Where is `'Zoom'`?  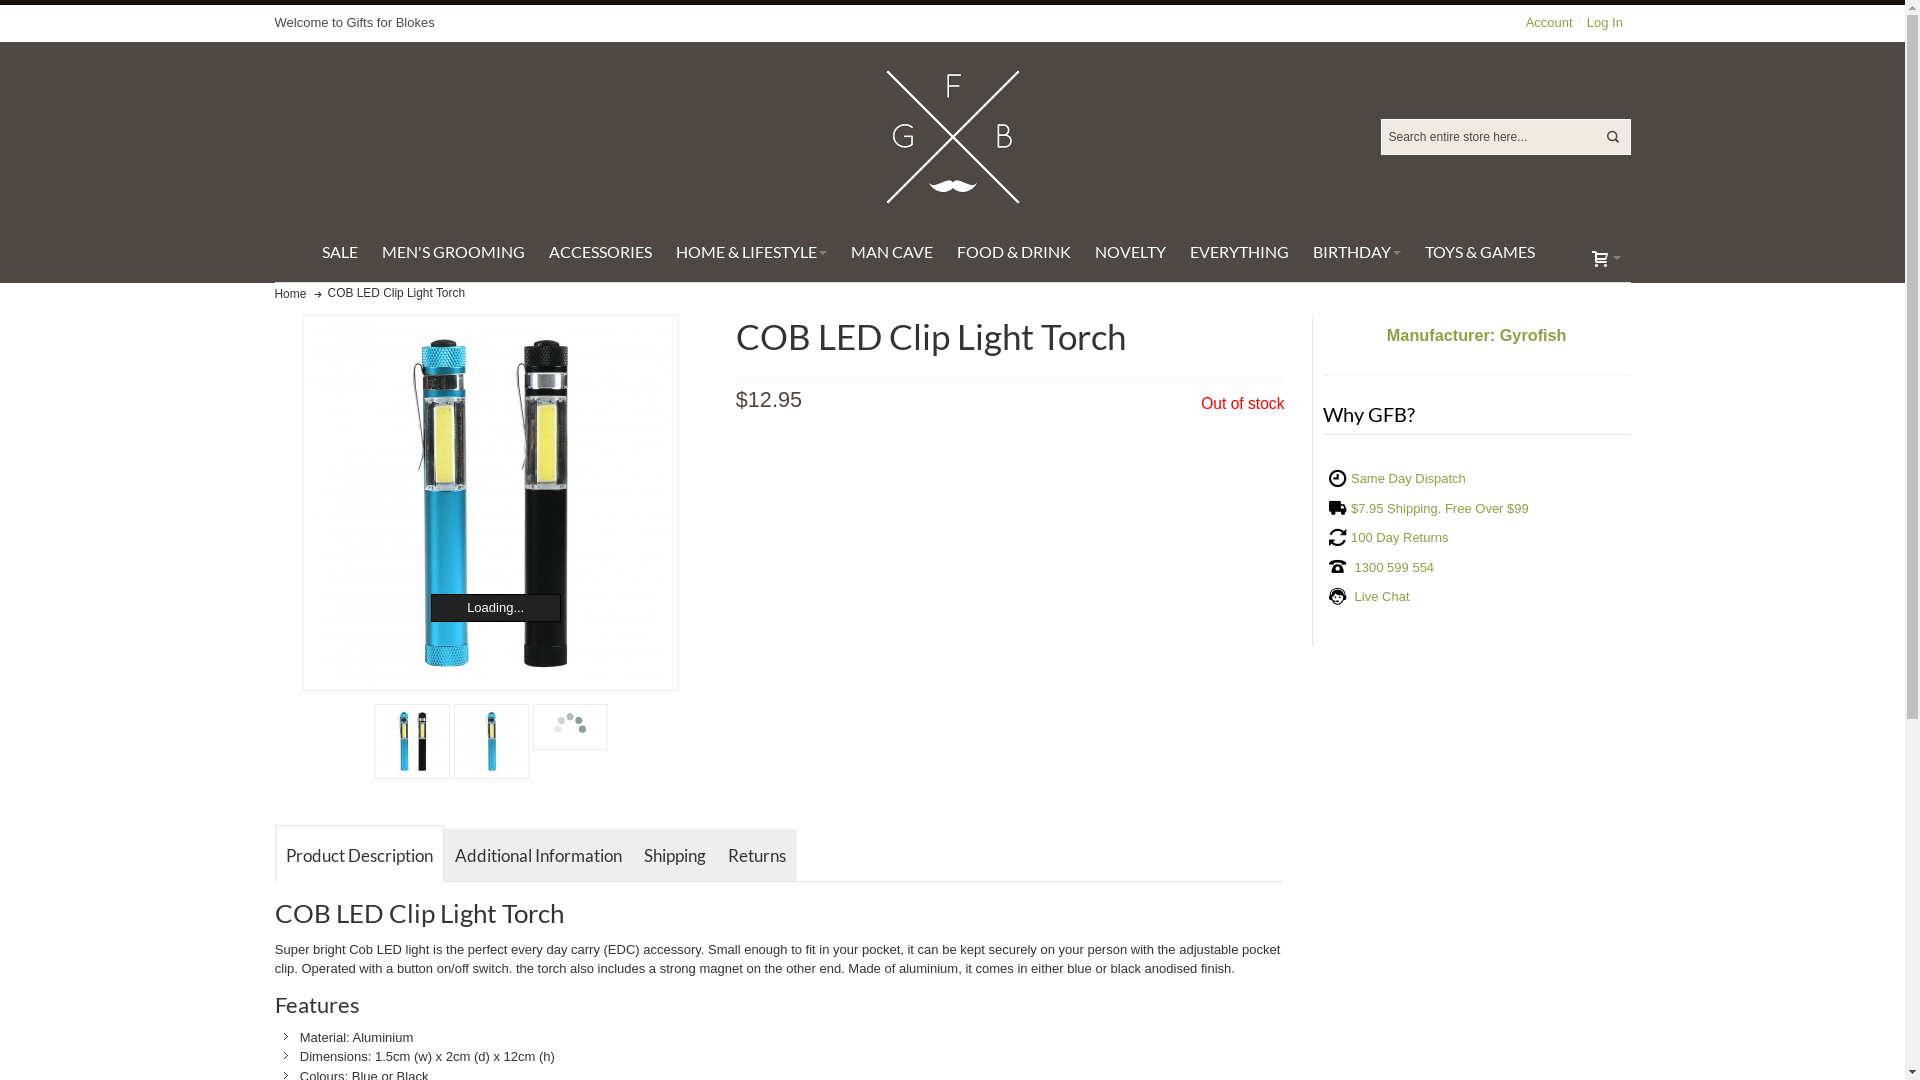 'Zoom' is located at coordinates (490, 501).